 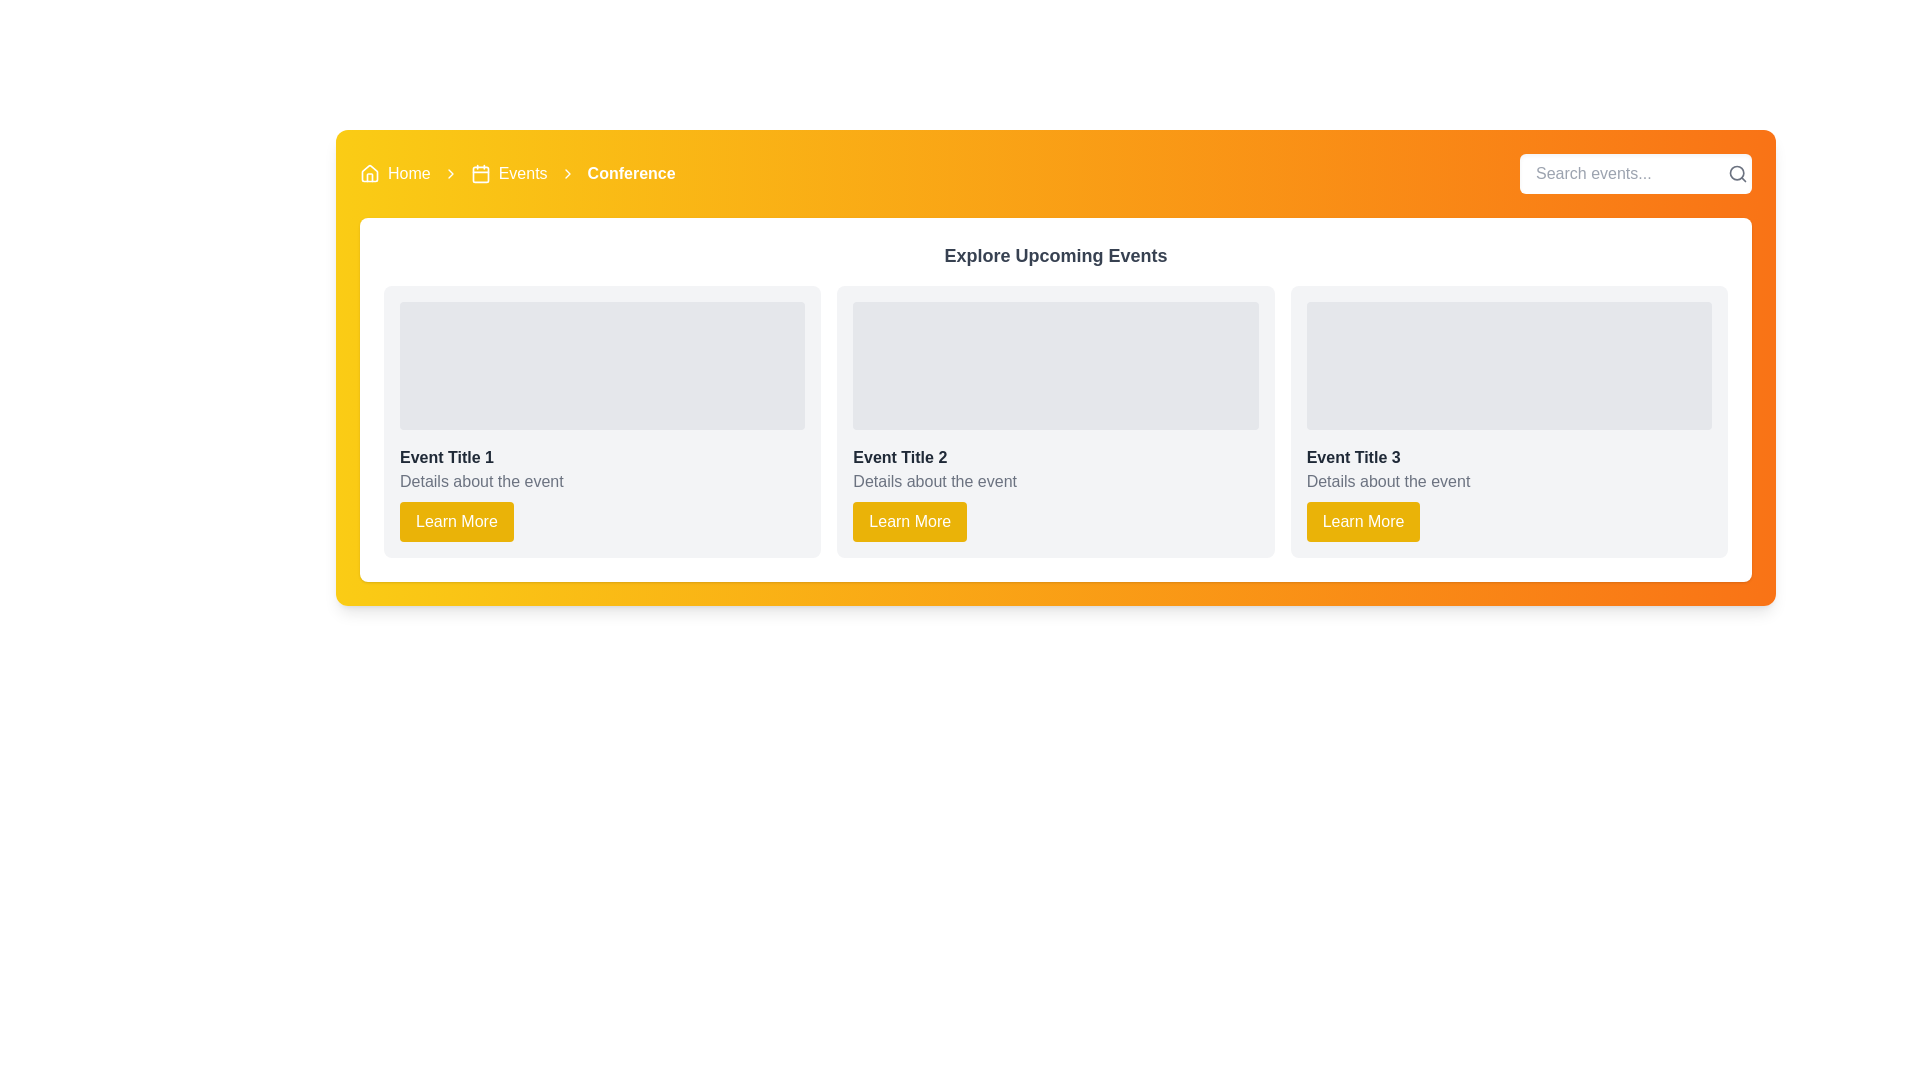 I want to click on the information button located at the bottom-left of the card layout, which provides additional information about the event, so click(x=455, y=520).